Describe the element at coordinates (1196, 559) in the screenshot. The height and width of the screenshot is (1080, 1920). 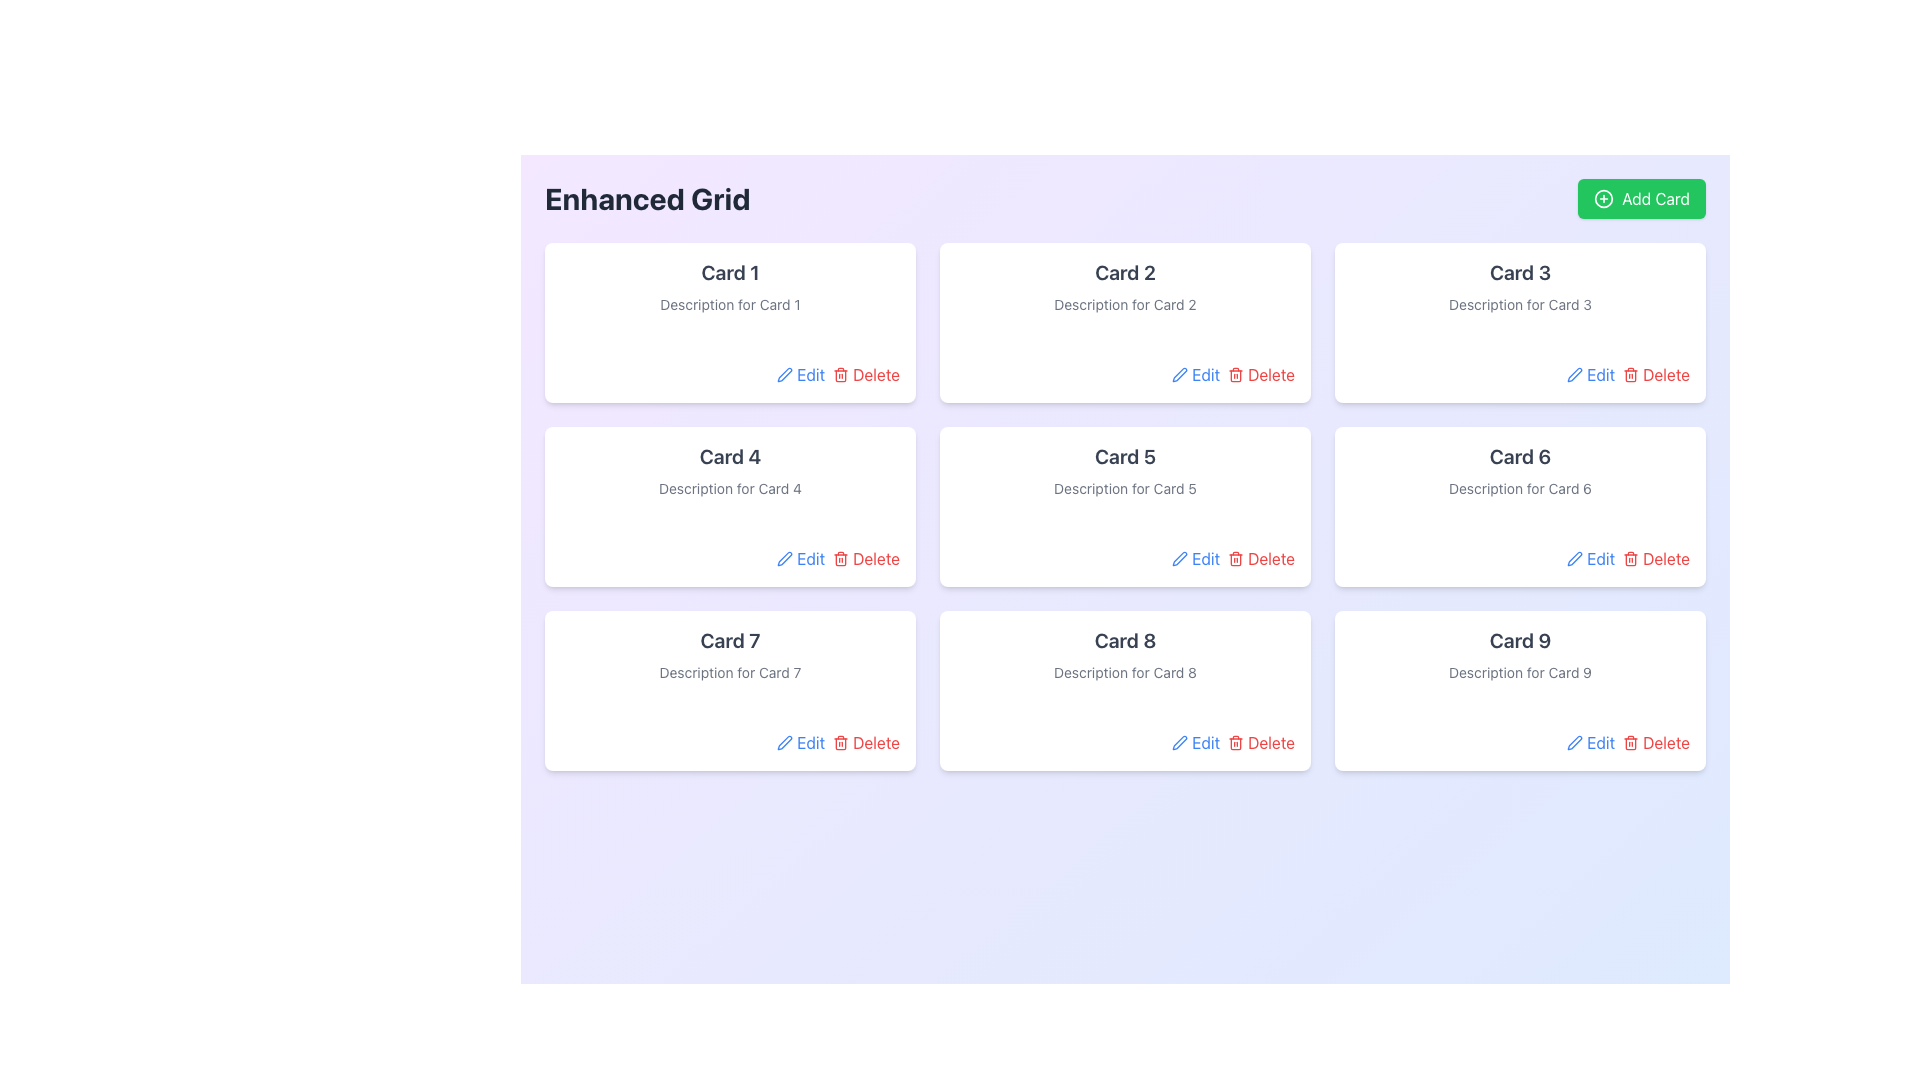
I see `the 'Edit' hyperlink styled as a button located in the 'Card 5' section to observe interactive styling changes` at that location.